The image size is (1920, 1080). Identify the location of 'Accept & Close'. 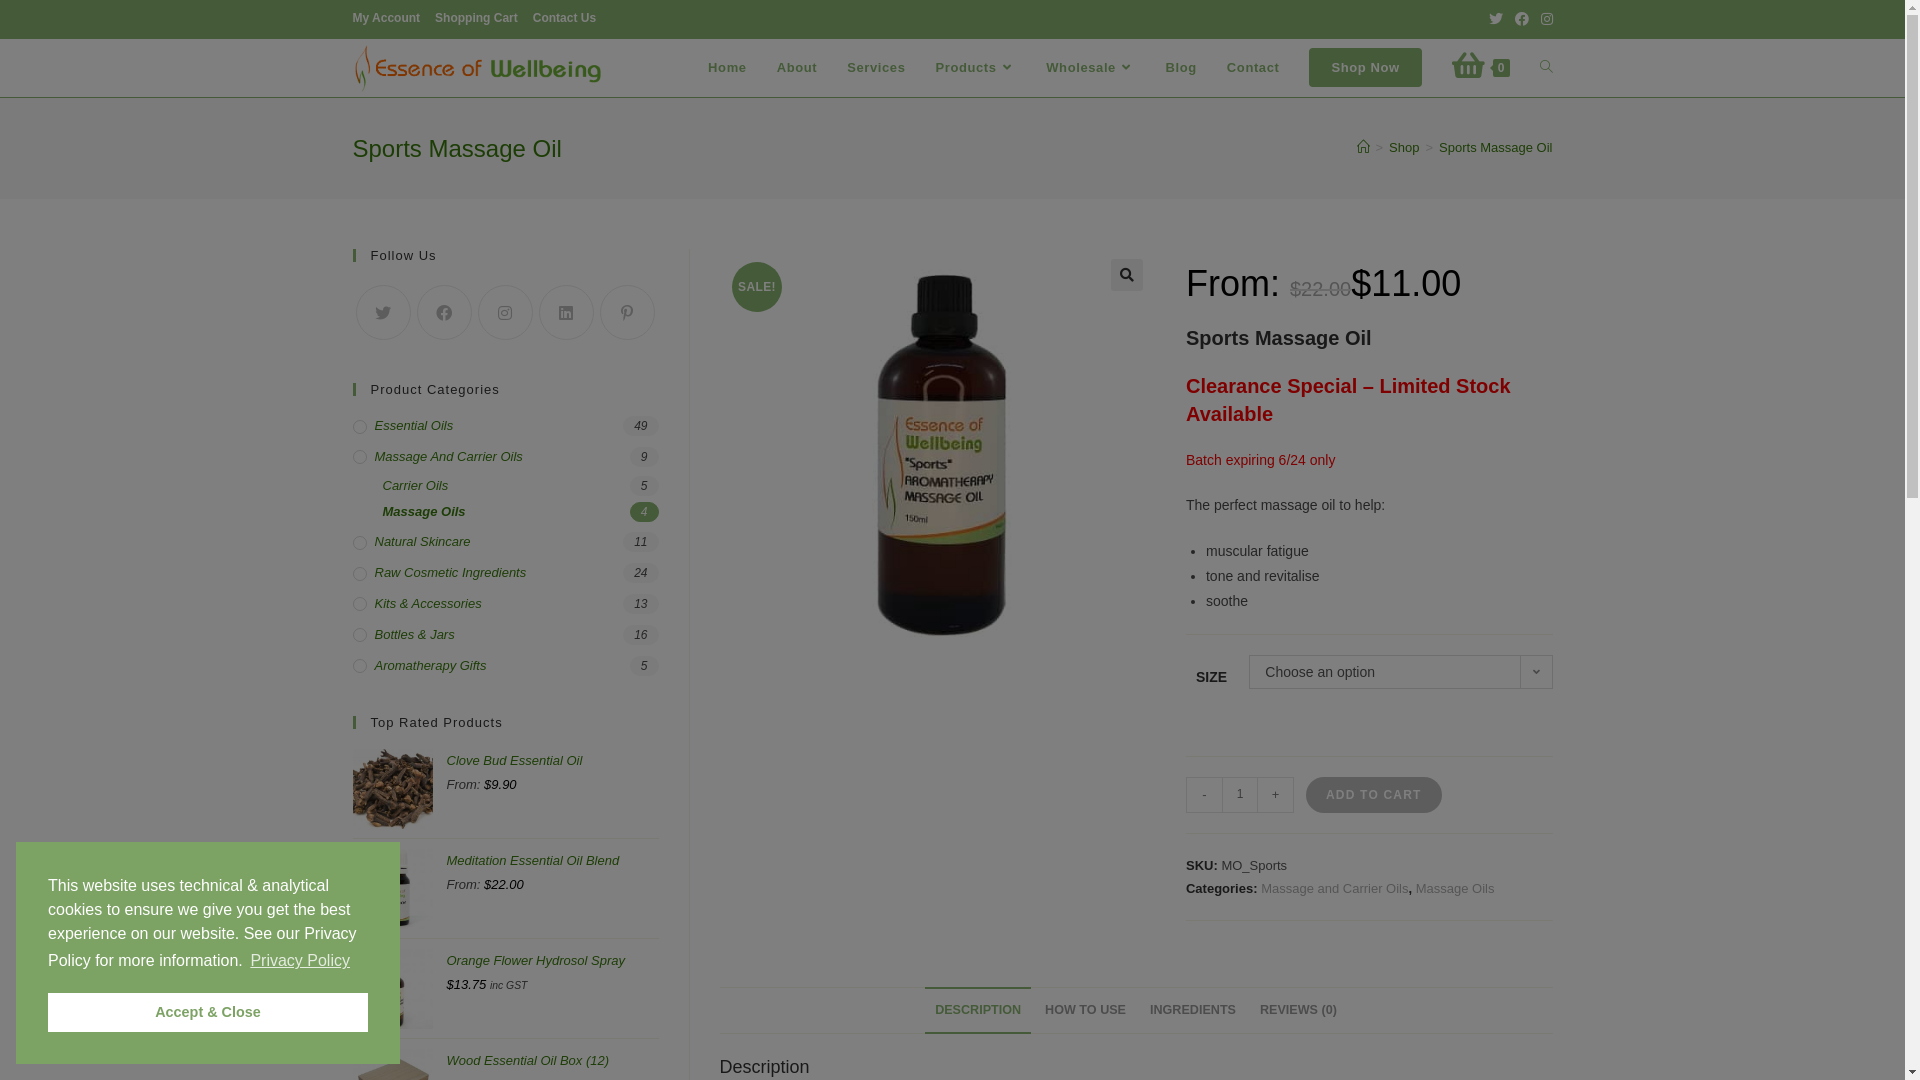
(207, 1011).